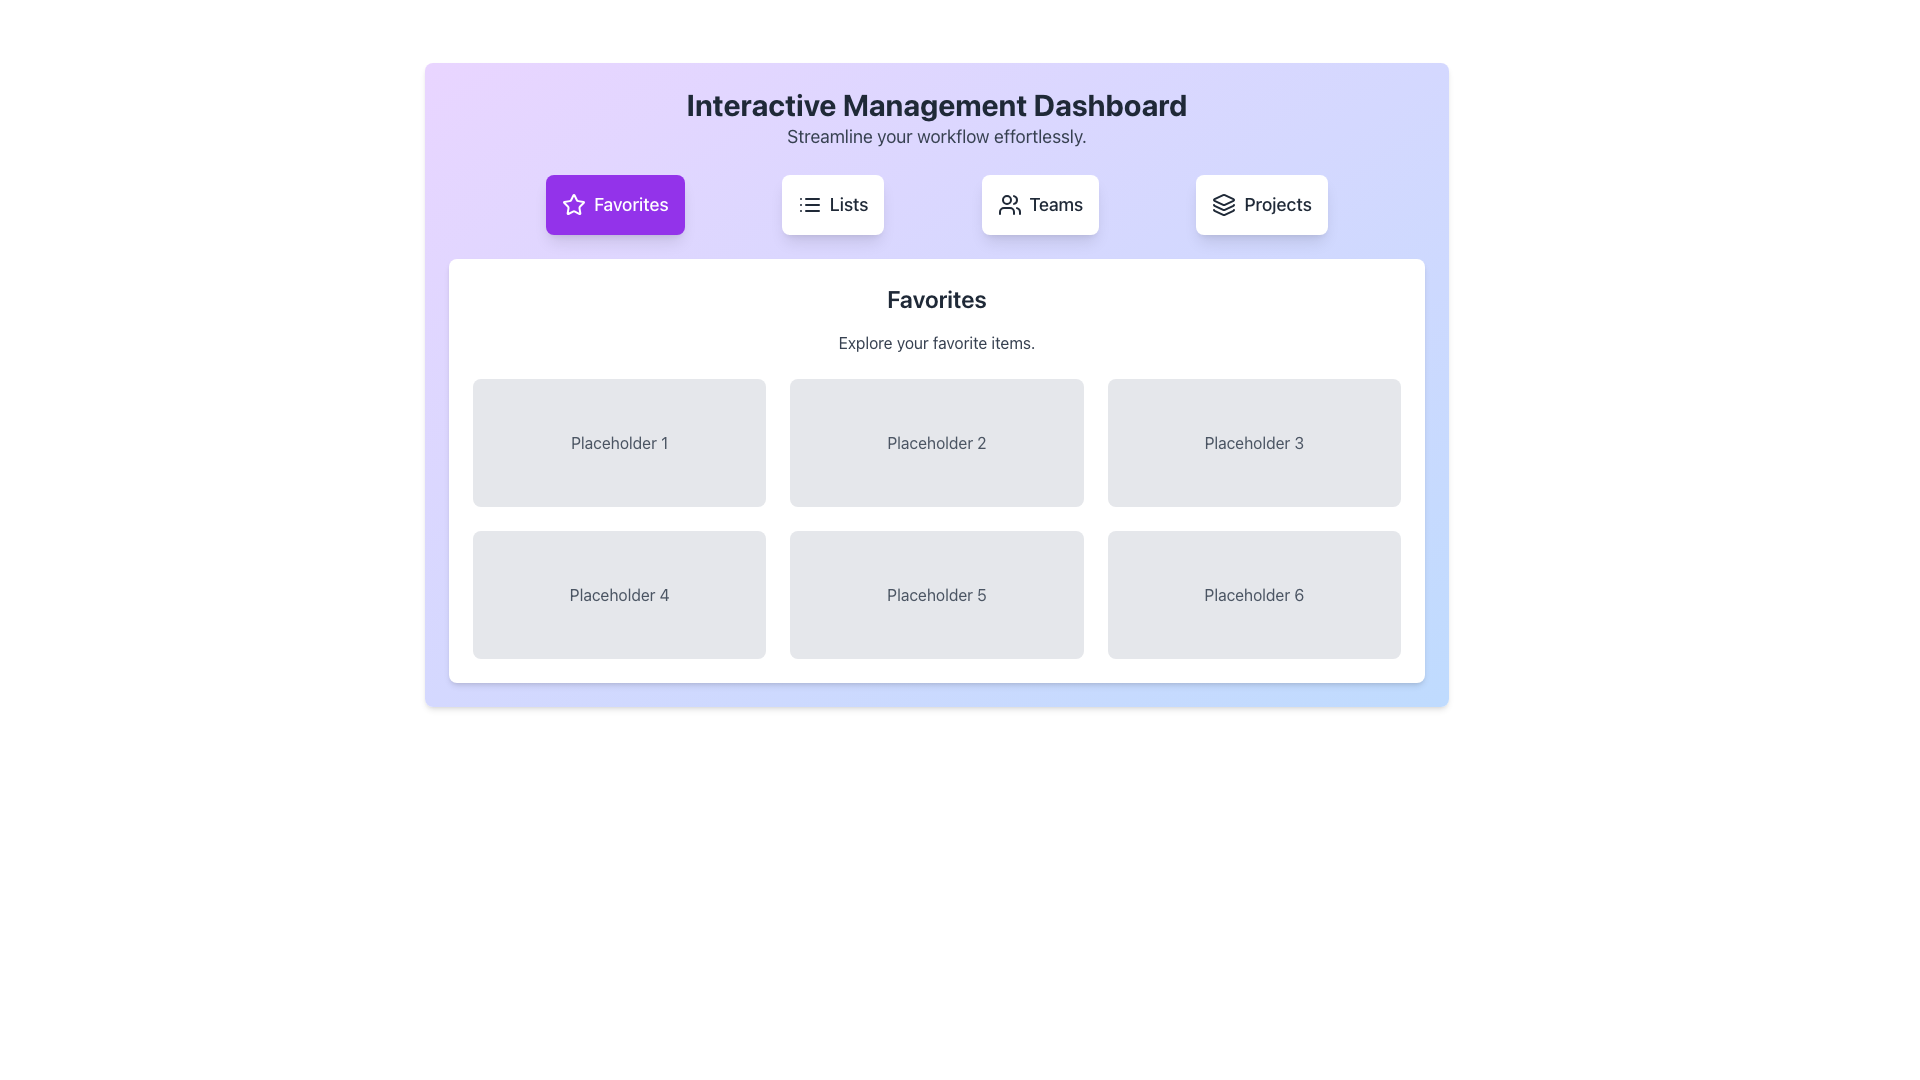 This screenshot has width=1920, height=1080. What do you see at coordinates (1055, 204) in the screenshot?
I see `text label indicating 'Teams' in the top navigation bar, located between 'Favorites' and 'Projects'` at bounding box center [1055, 204].